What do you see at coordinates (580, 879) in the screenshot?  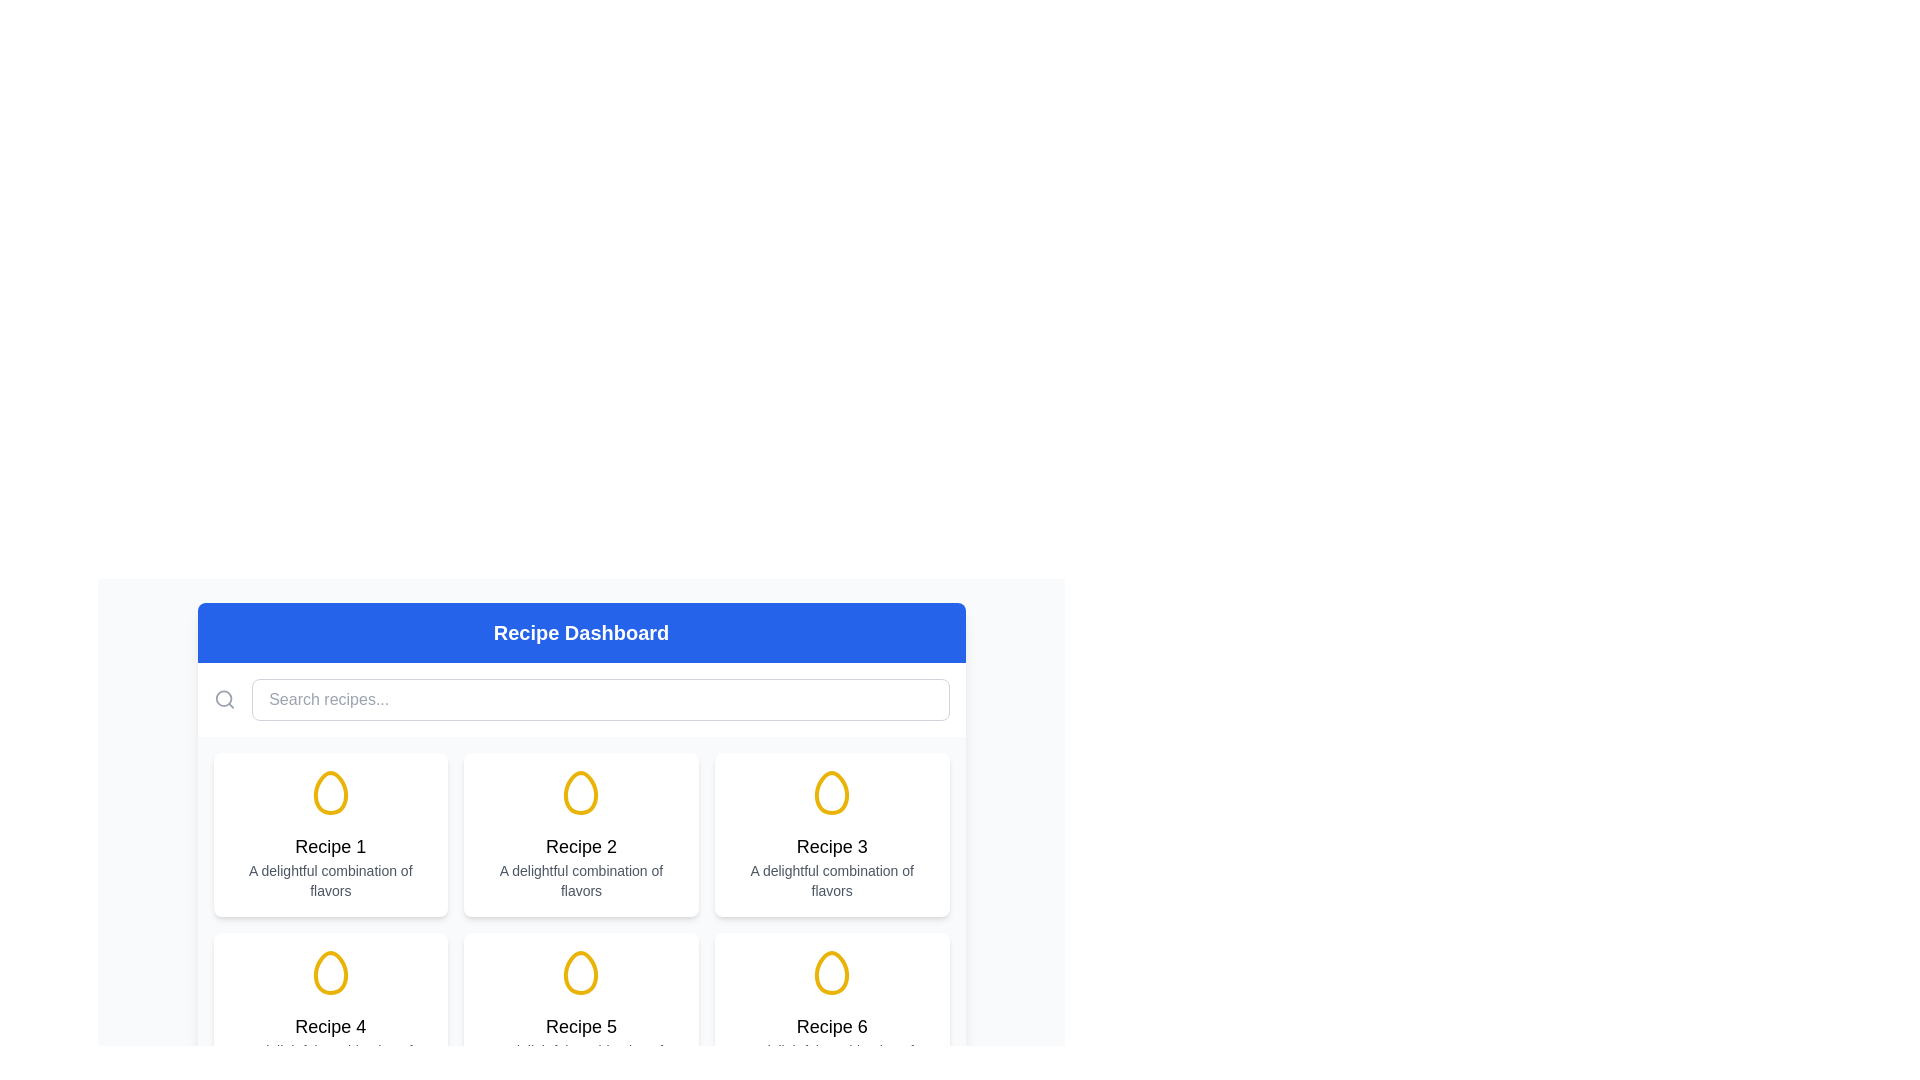 I see `the text block displaying 'A delightful combination of flavors', which is a small, gray, and centered text located at the bottom of the card for 'Recipe 2'` at bounding box center [580, 879].